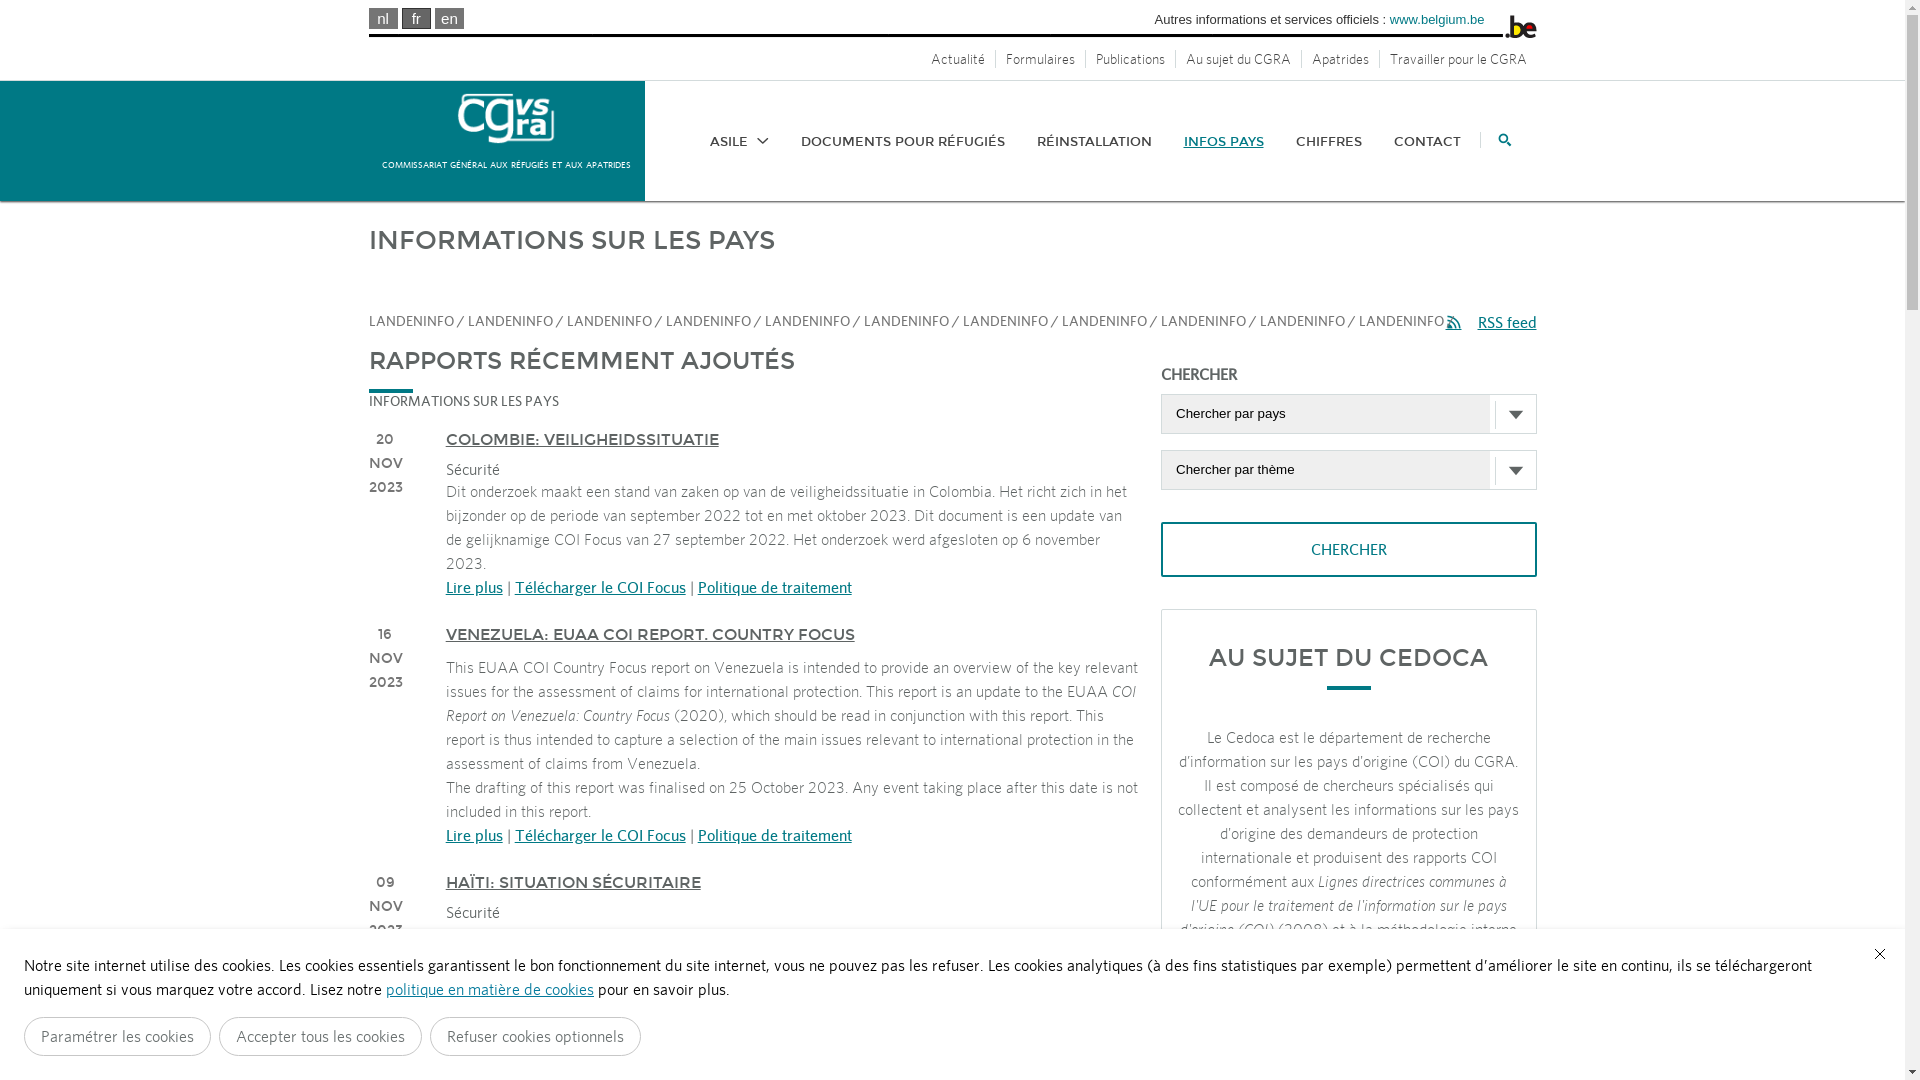 Image resolution: width=1920 pixels, height=1080 pixels. I want to click on 'COLOMBIE: VEILIGHEIDSSITUATIE', so click(581, 438).